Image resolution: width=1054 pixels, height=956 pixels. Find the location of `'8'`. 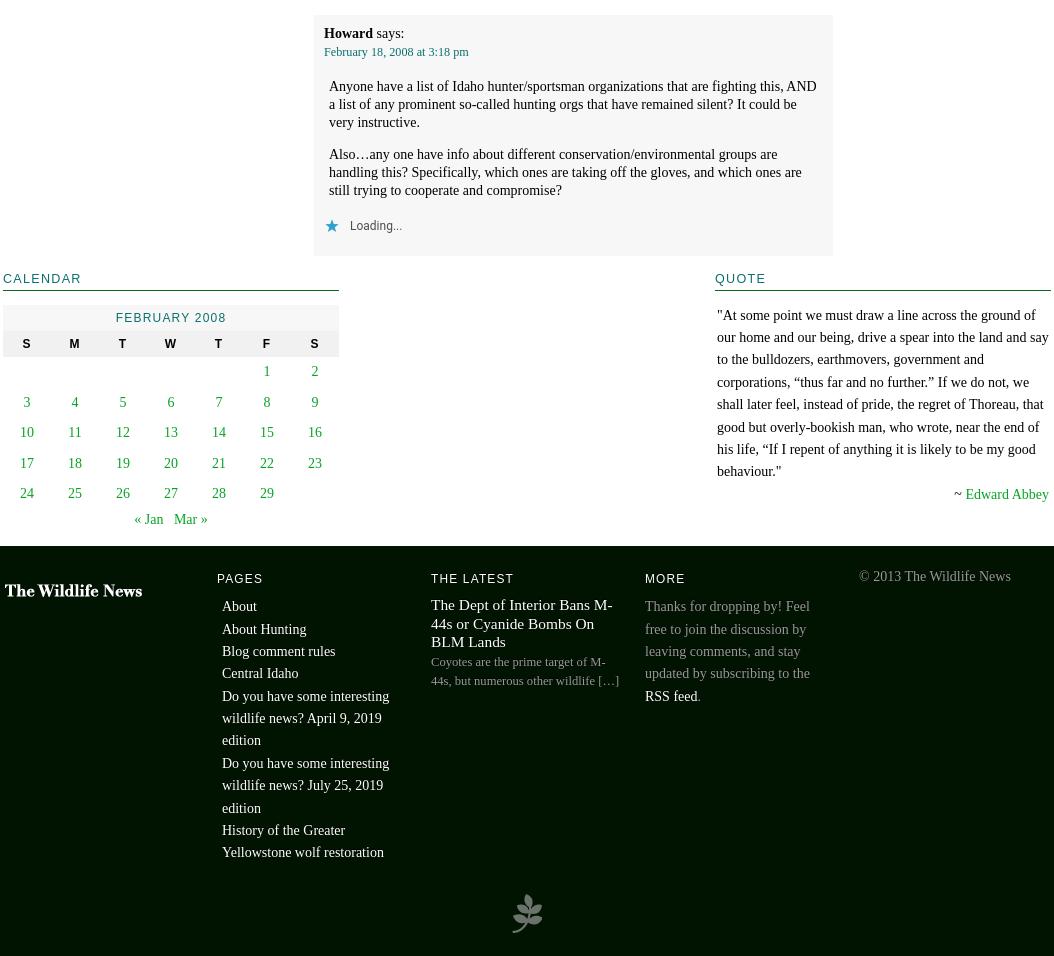

'8' is located at coordinates (265, 401).